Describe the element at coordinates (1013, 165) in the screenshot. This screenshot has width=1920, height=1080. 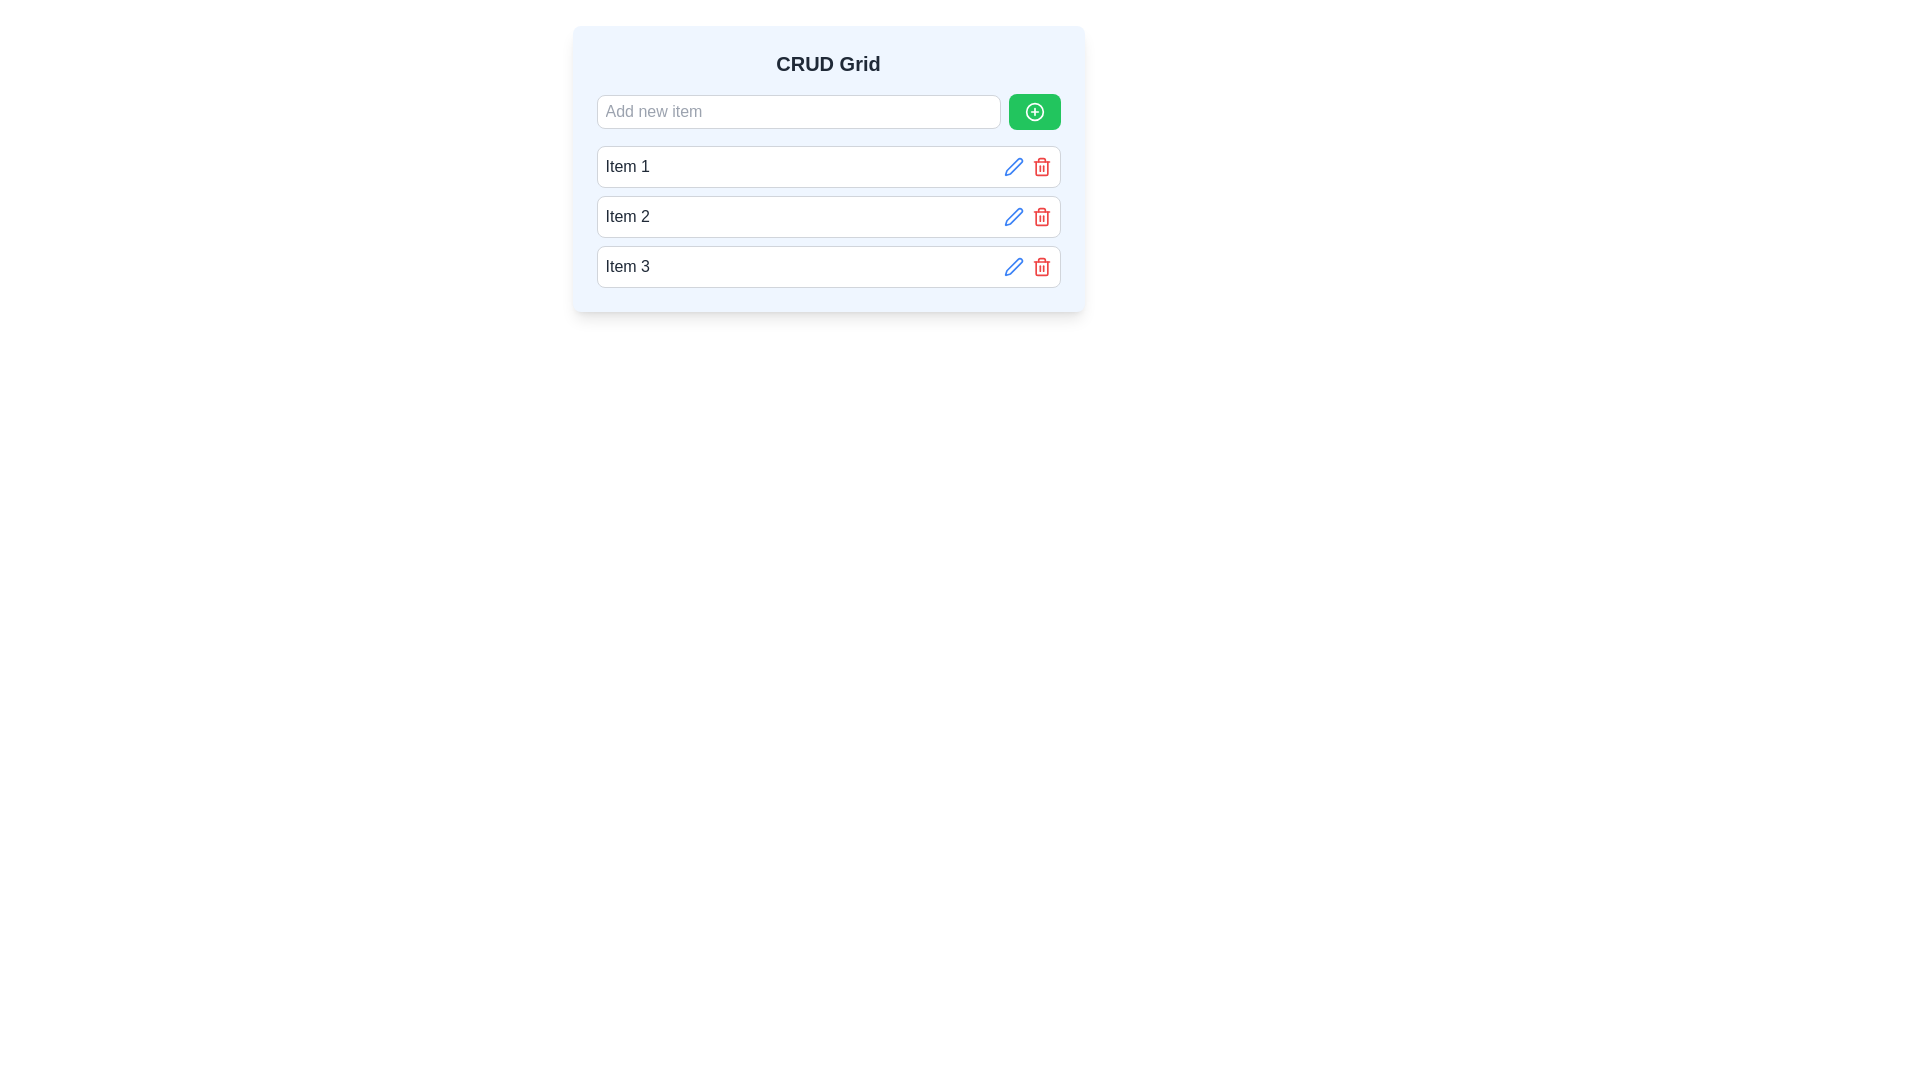
I see `the edit icon button located in the third row of the item list, immediately to the right of the text field displaying 'Item 3', to initiate the editing process` at that location.